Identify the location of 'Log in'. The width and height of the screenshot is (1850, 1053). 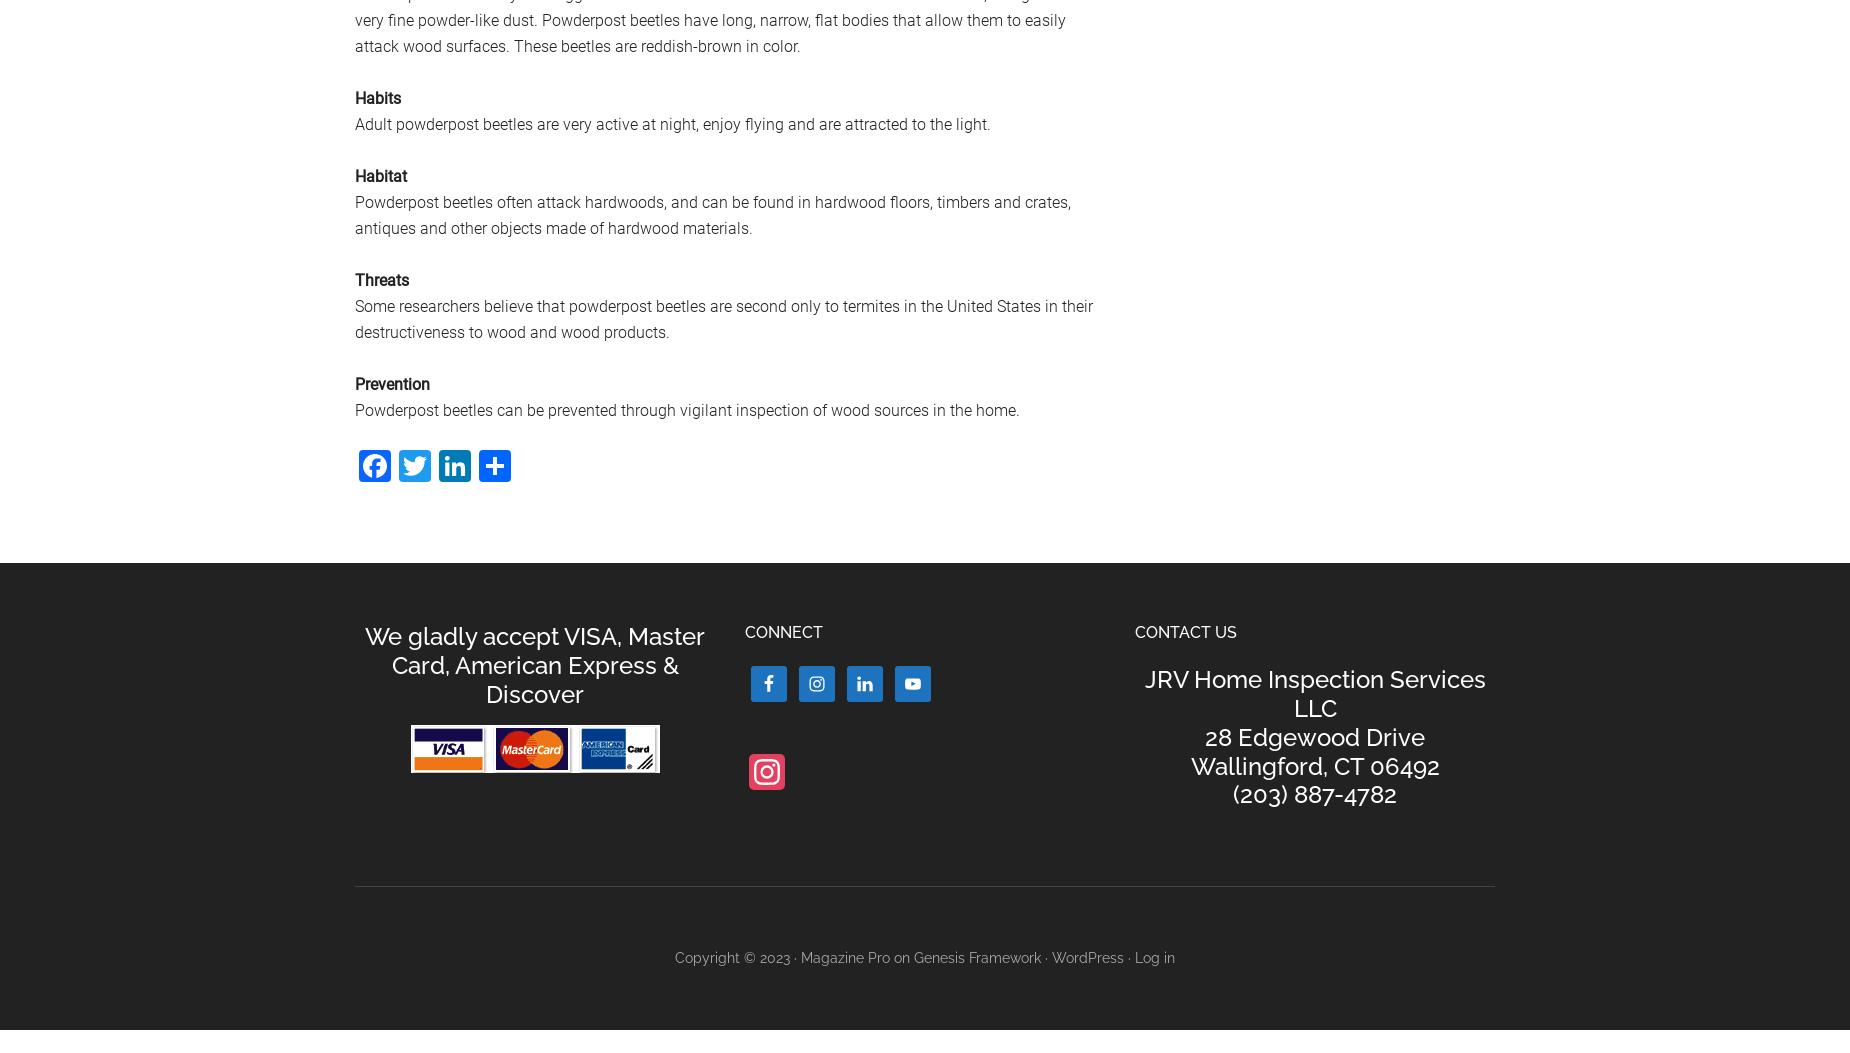
(1153, 958).